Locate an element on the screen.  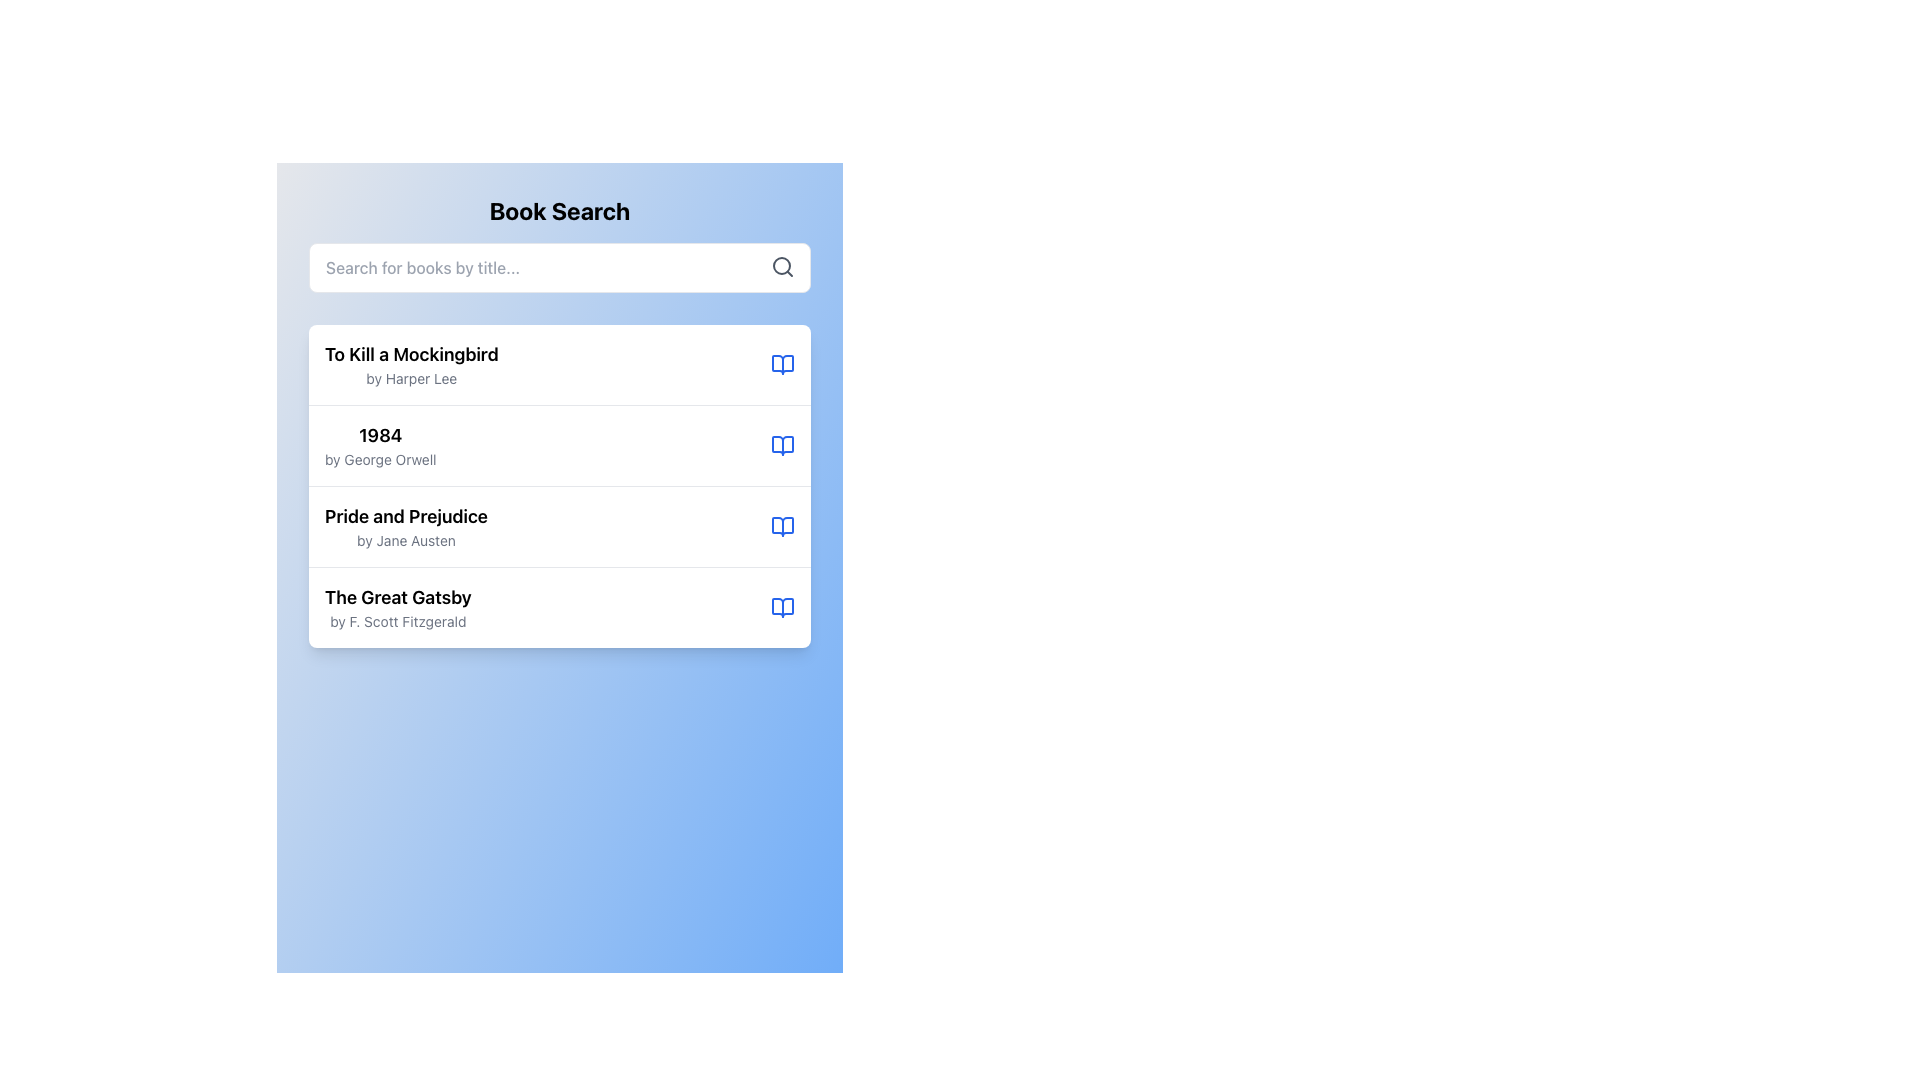
the text label indicating the book information for '1984' by George Orwell, which is the second item in the list of book entries against a blue background is located at coordinates (380, 445).